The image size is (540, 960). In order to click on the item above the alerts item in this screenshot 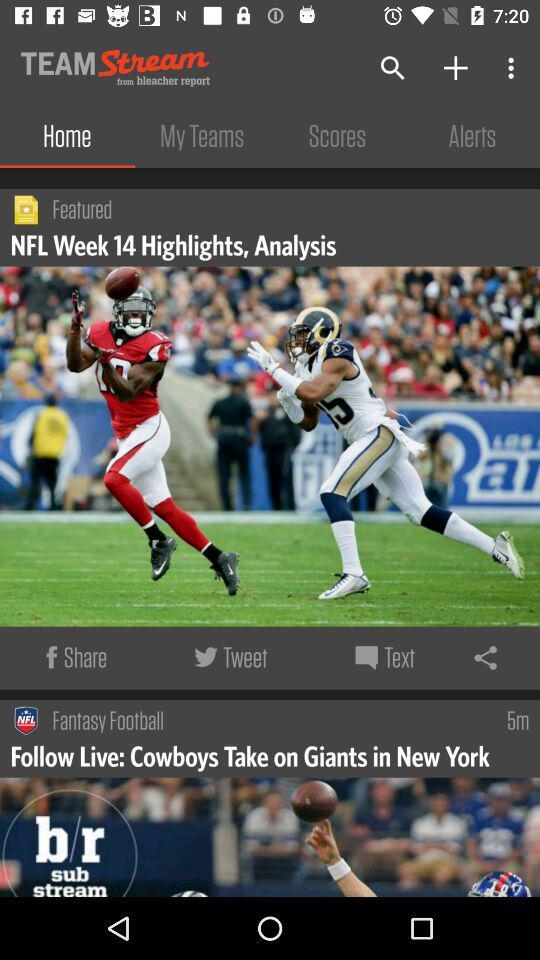, I will do `click(513, 68)`.